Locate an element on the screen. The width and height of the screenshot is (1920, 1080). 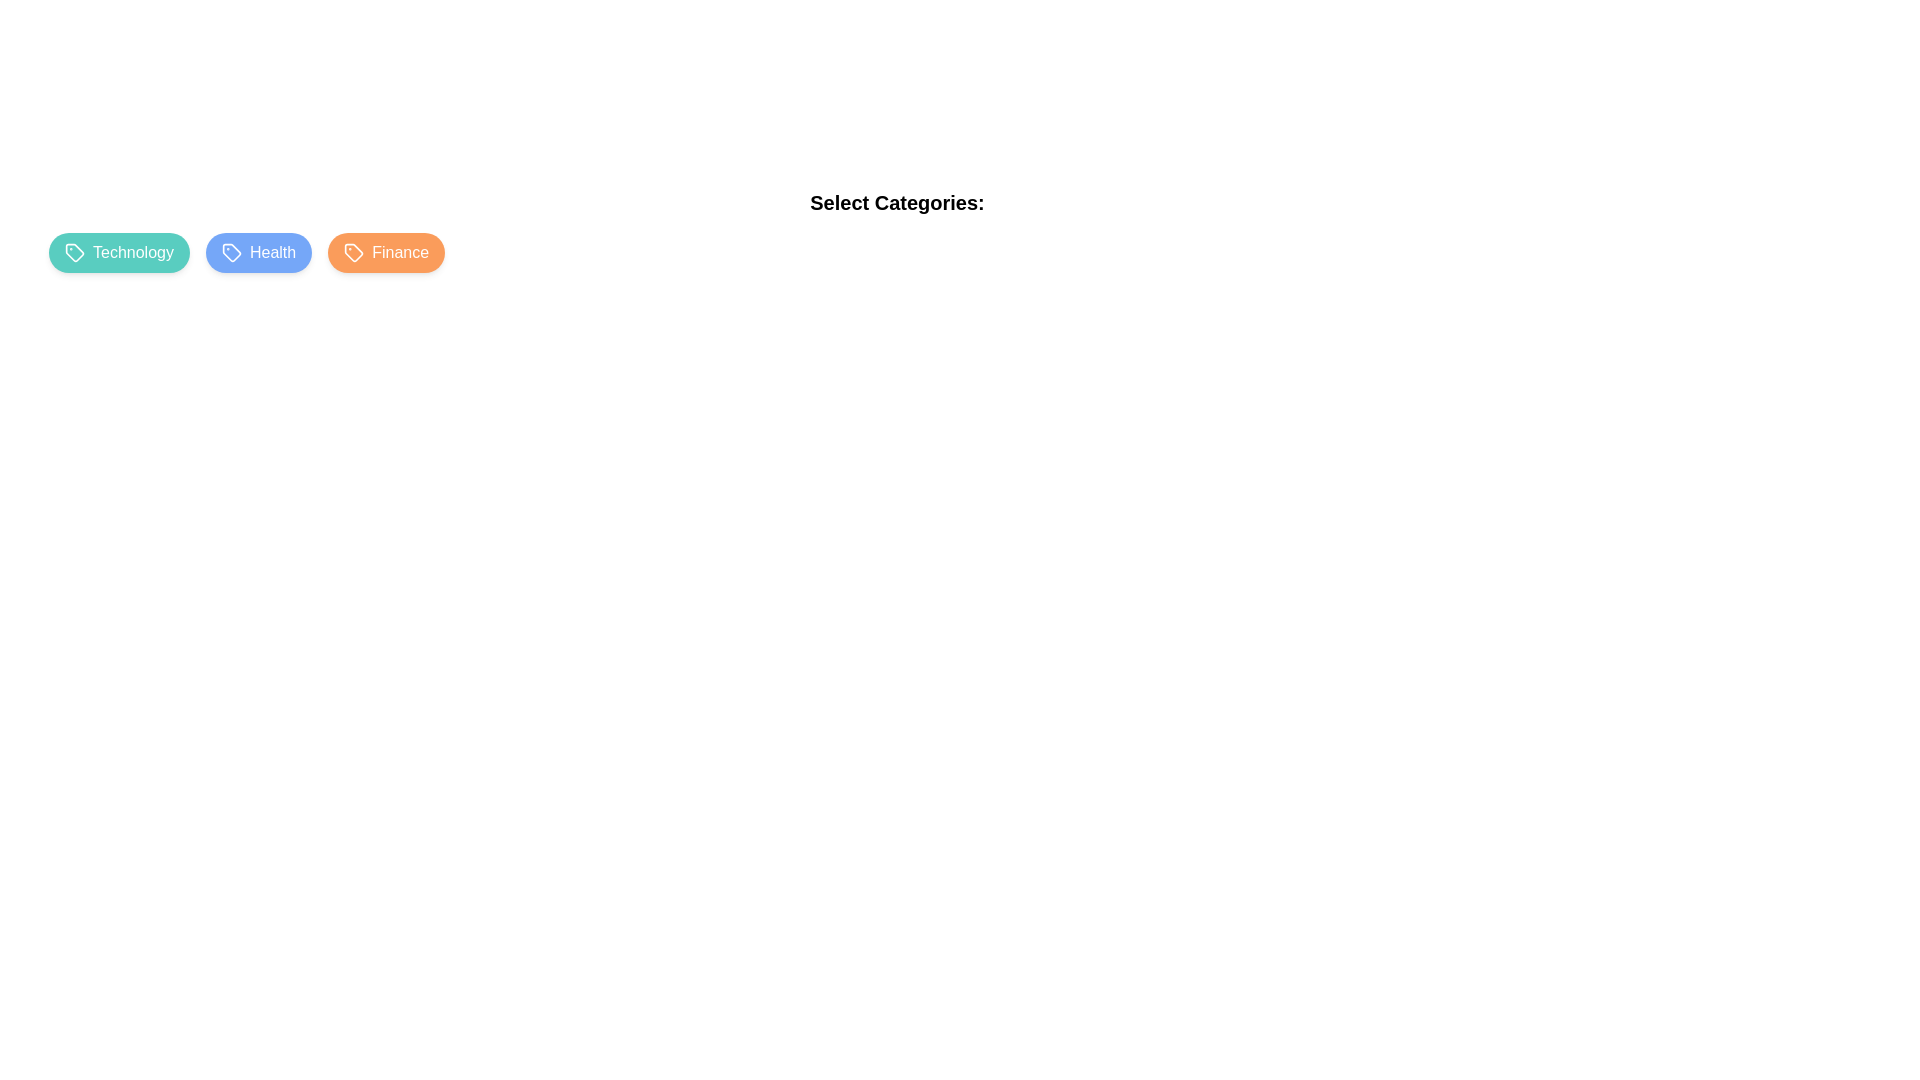
the category chip labeled Finance is located at coordinates (385, 252).